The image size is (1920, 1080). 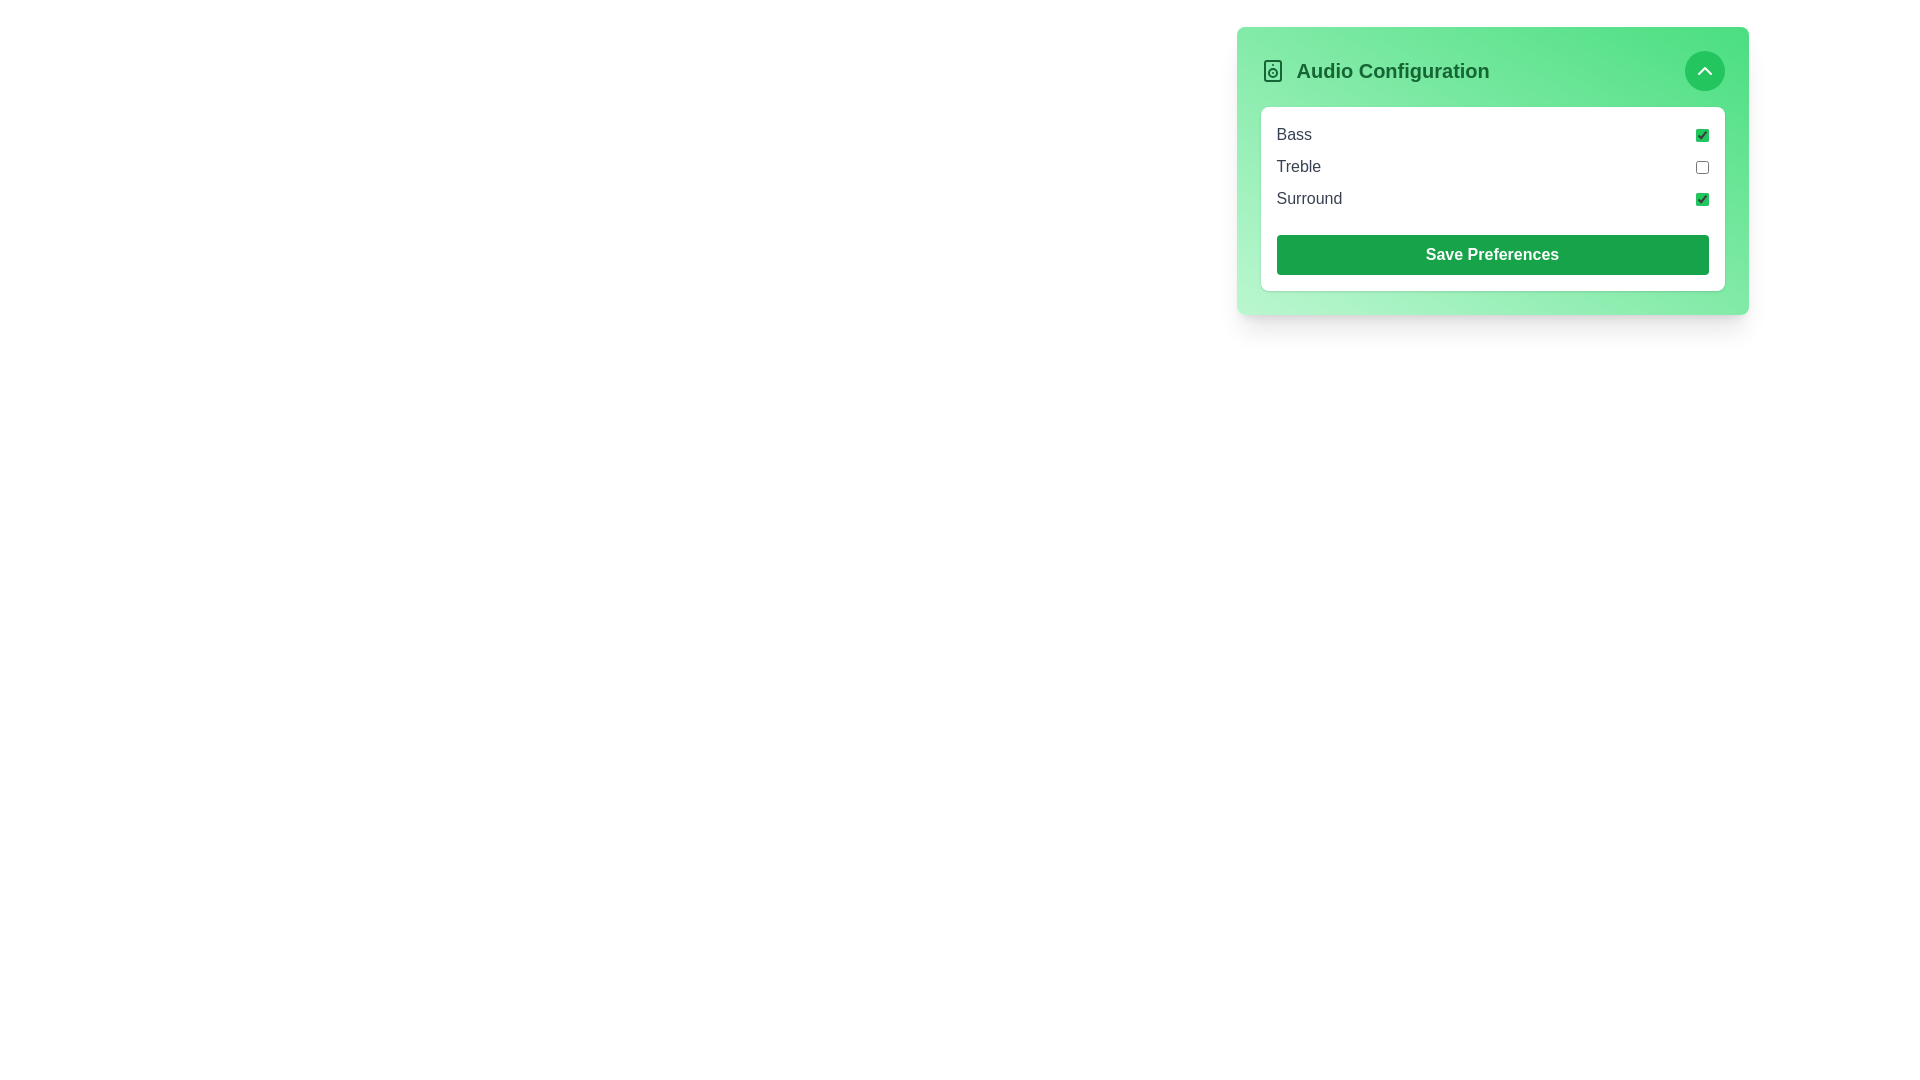 I want to click on the audio settings icon located in the top-left corner of the 'Audio Configuration' section, next to the text 'Audio Configuration', so click(x=1271, y=69).